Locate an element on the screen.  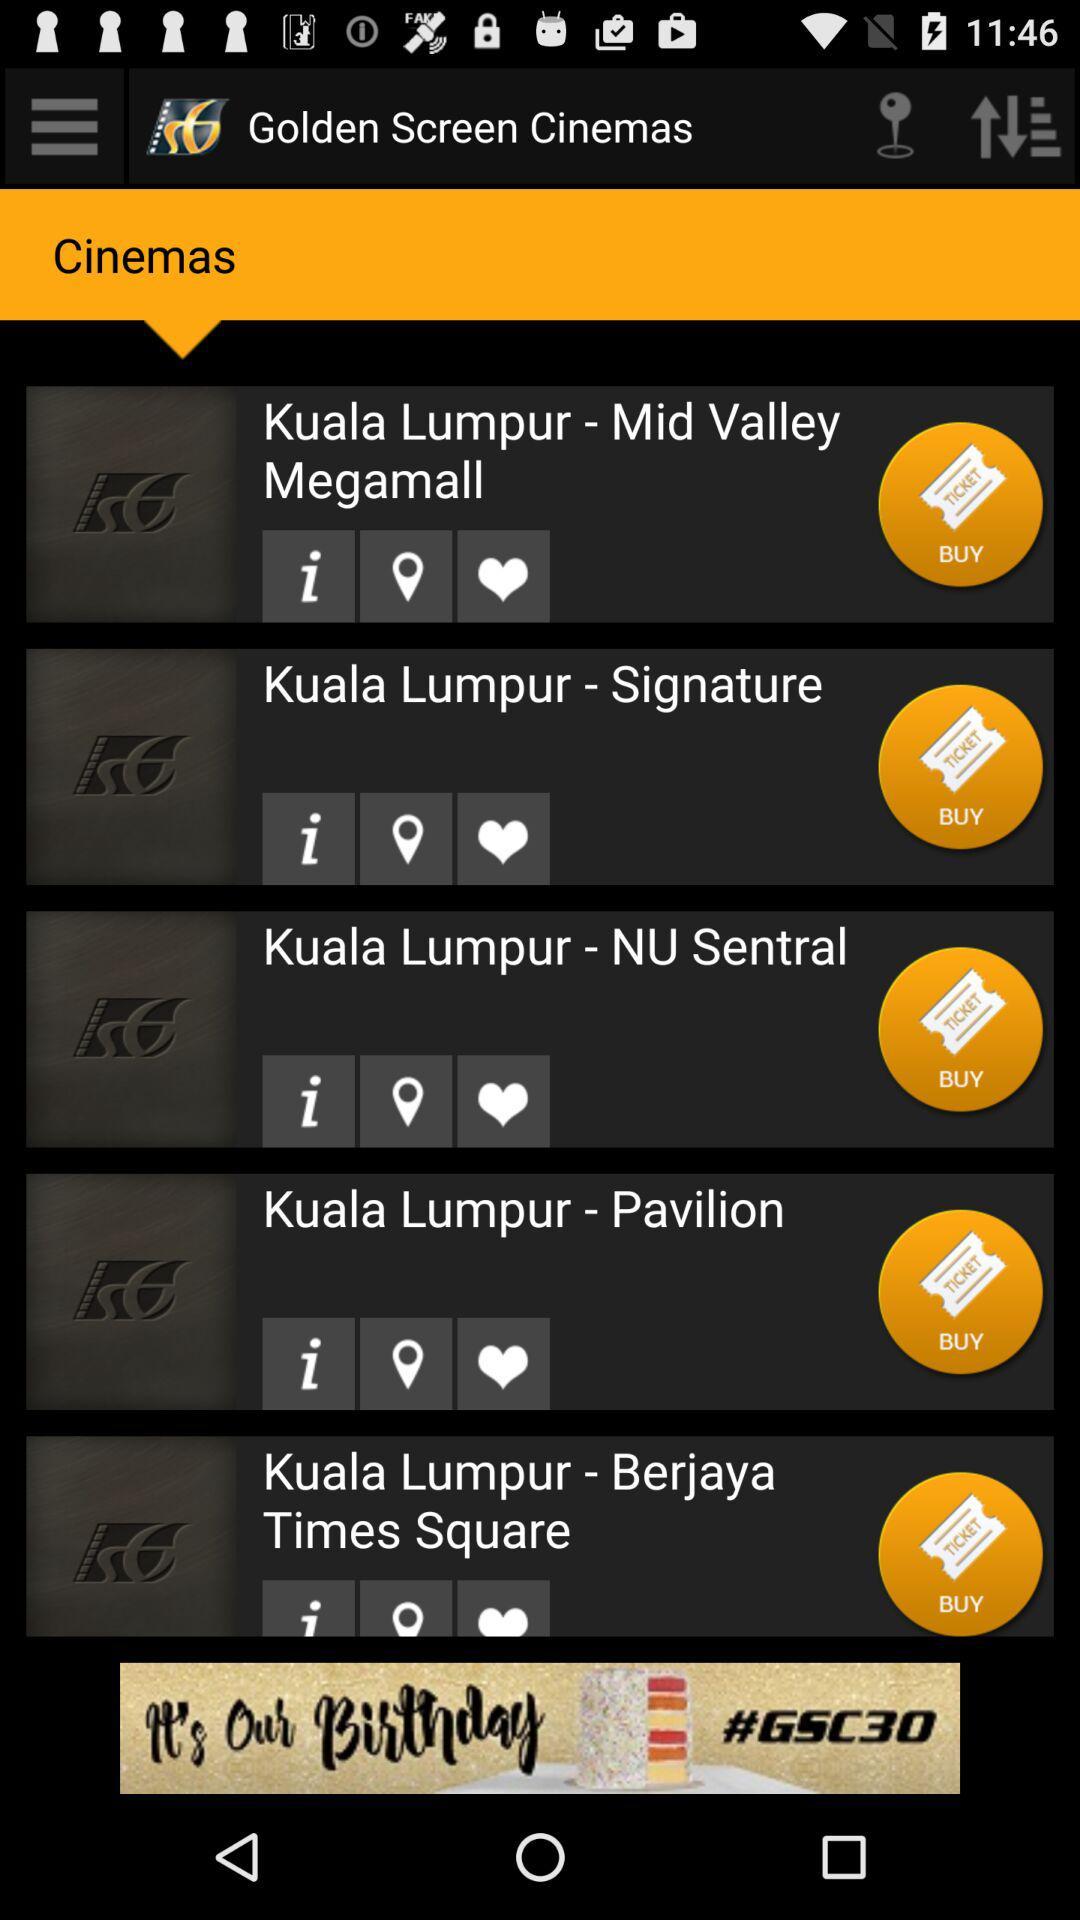
like button is located at coordinates (502, 1100).